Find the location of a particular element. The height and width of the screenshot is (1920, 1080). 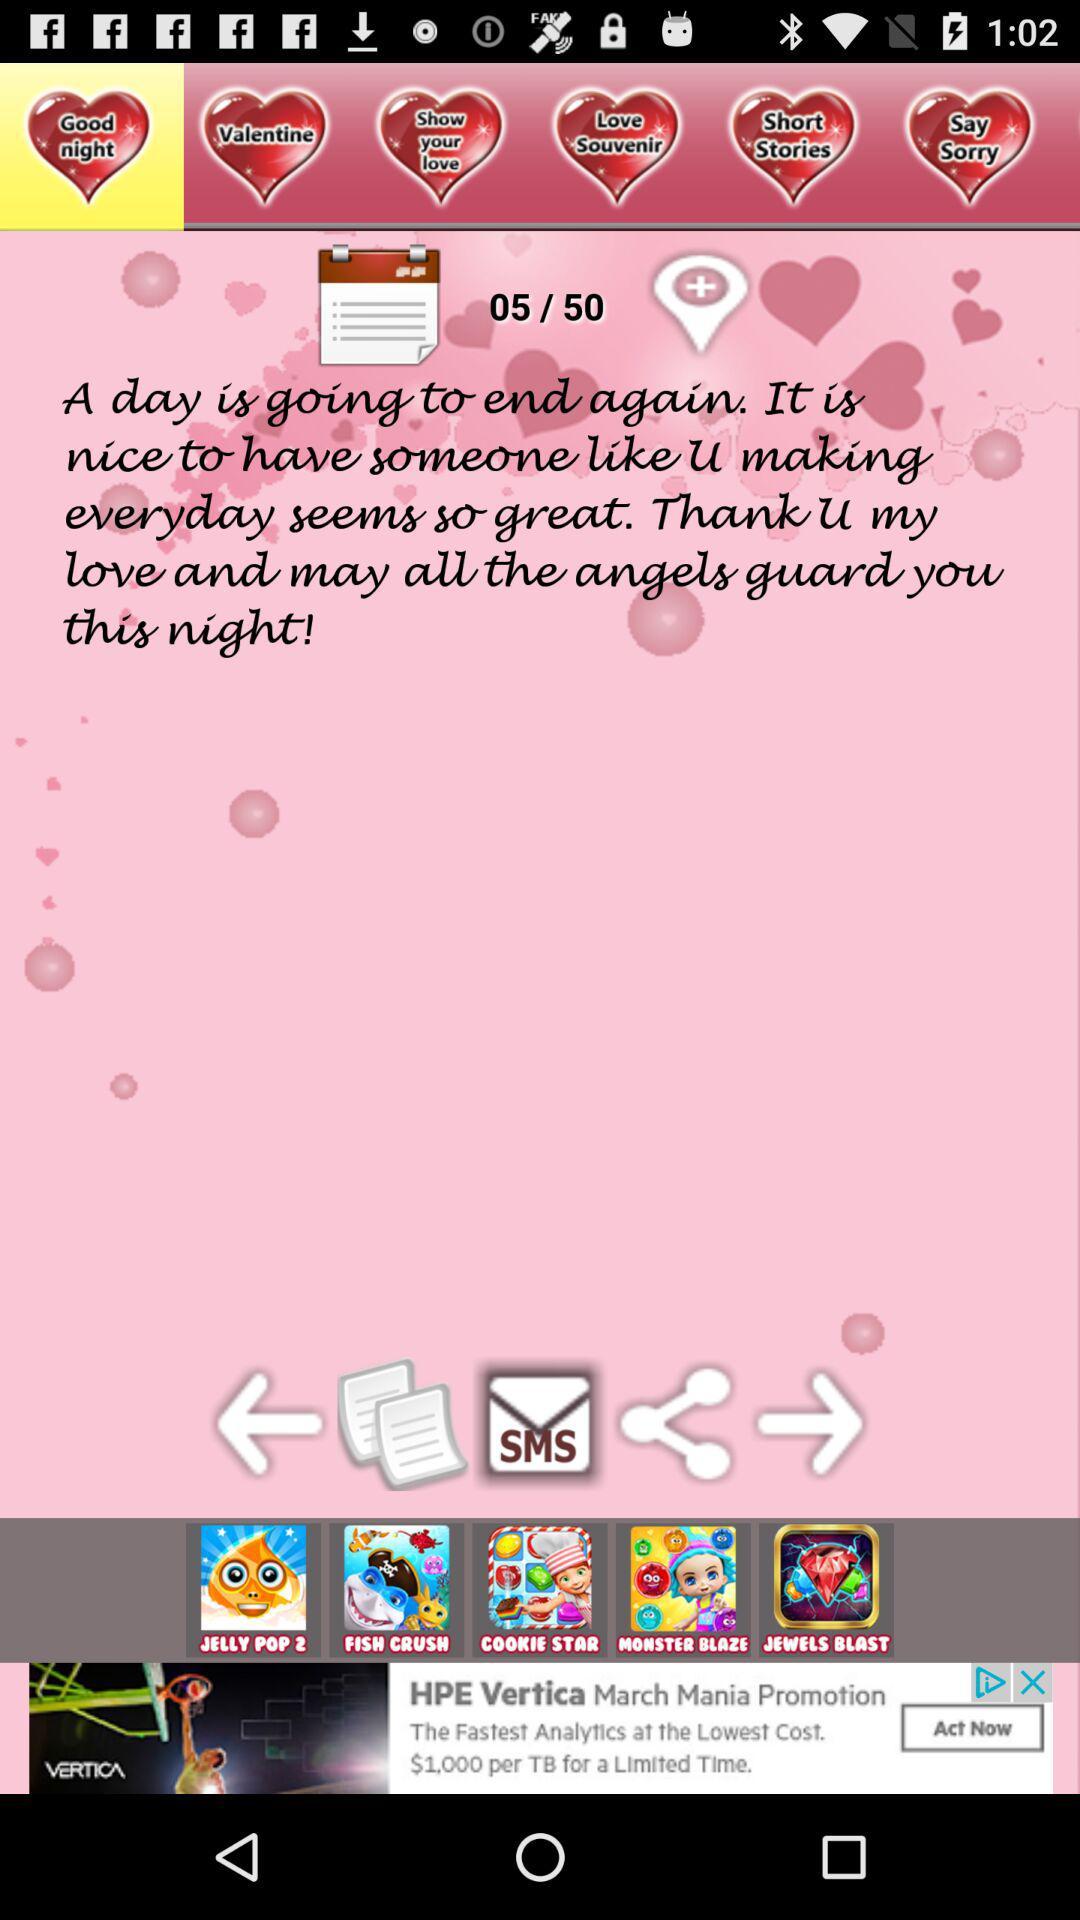

the button which is on right side of short stories is located at coordinates (968, 147).